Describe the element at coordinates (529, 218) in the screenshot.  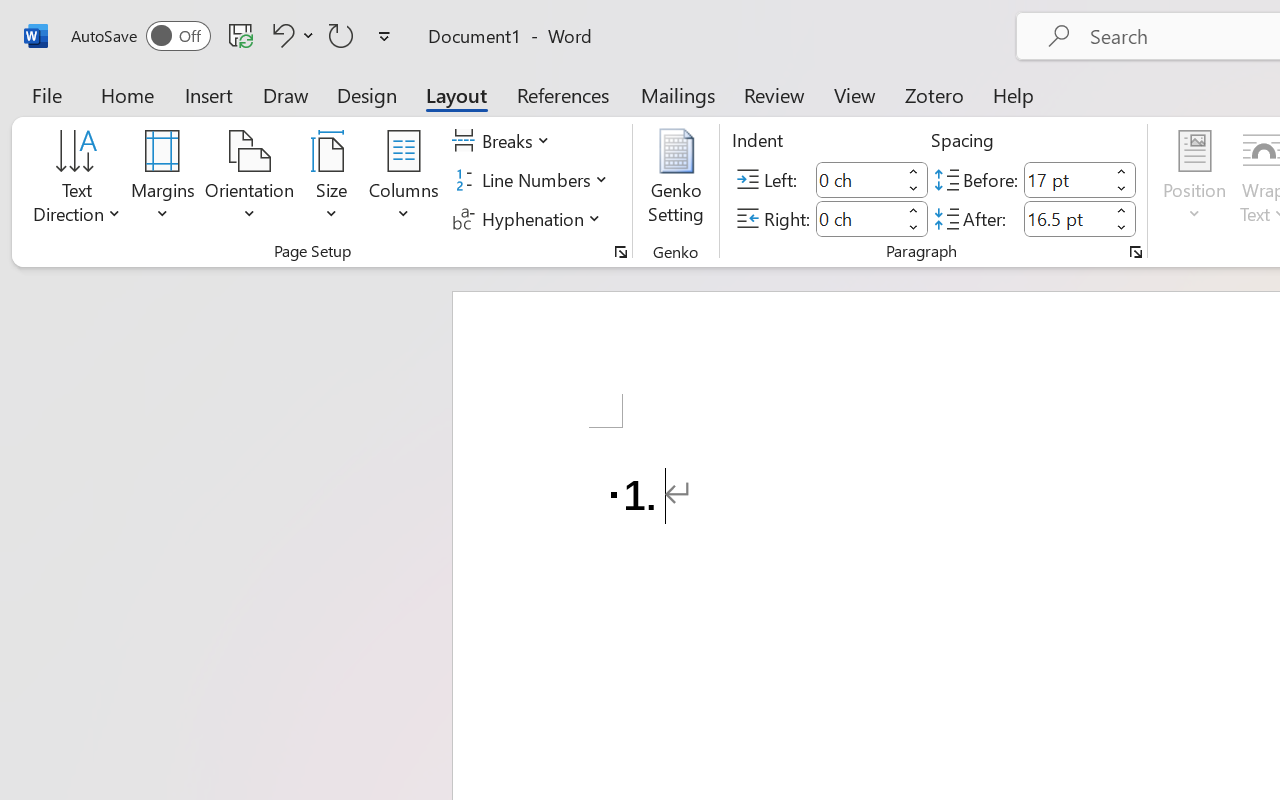
I see `'Hyphenation'` at that location.